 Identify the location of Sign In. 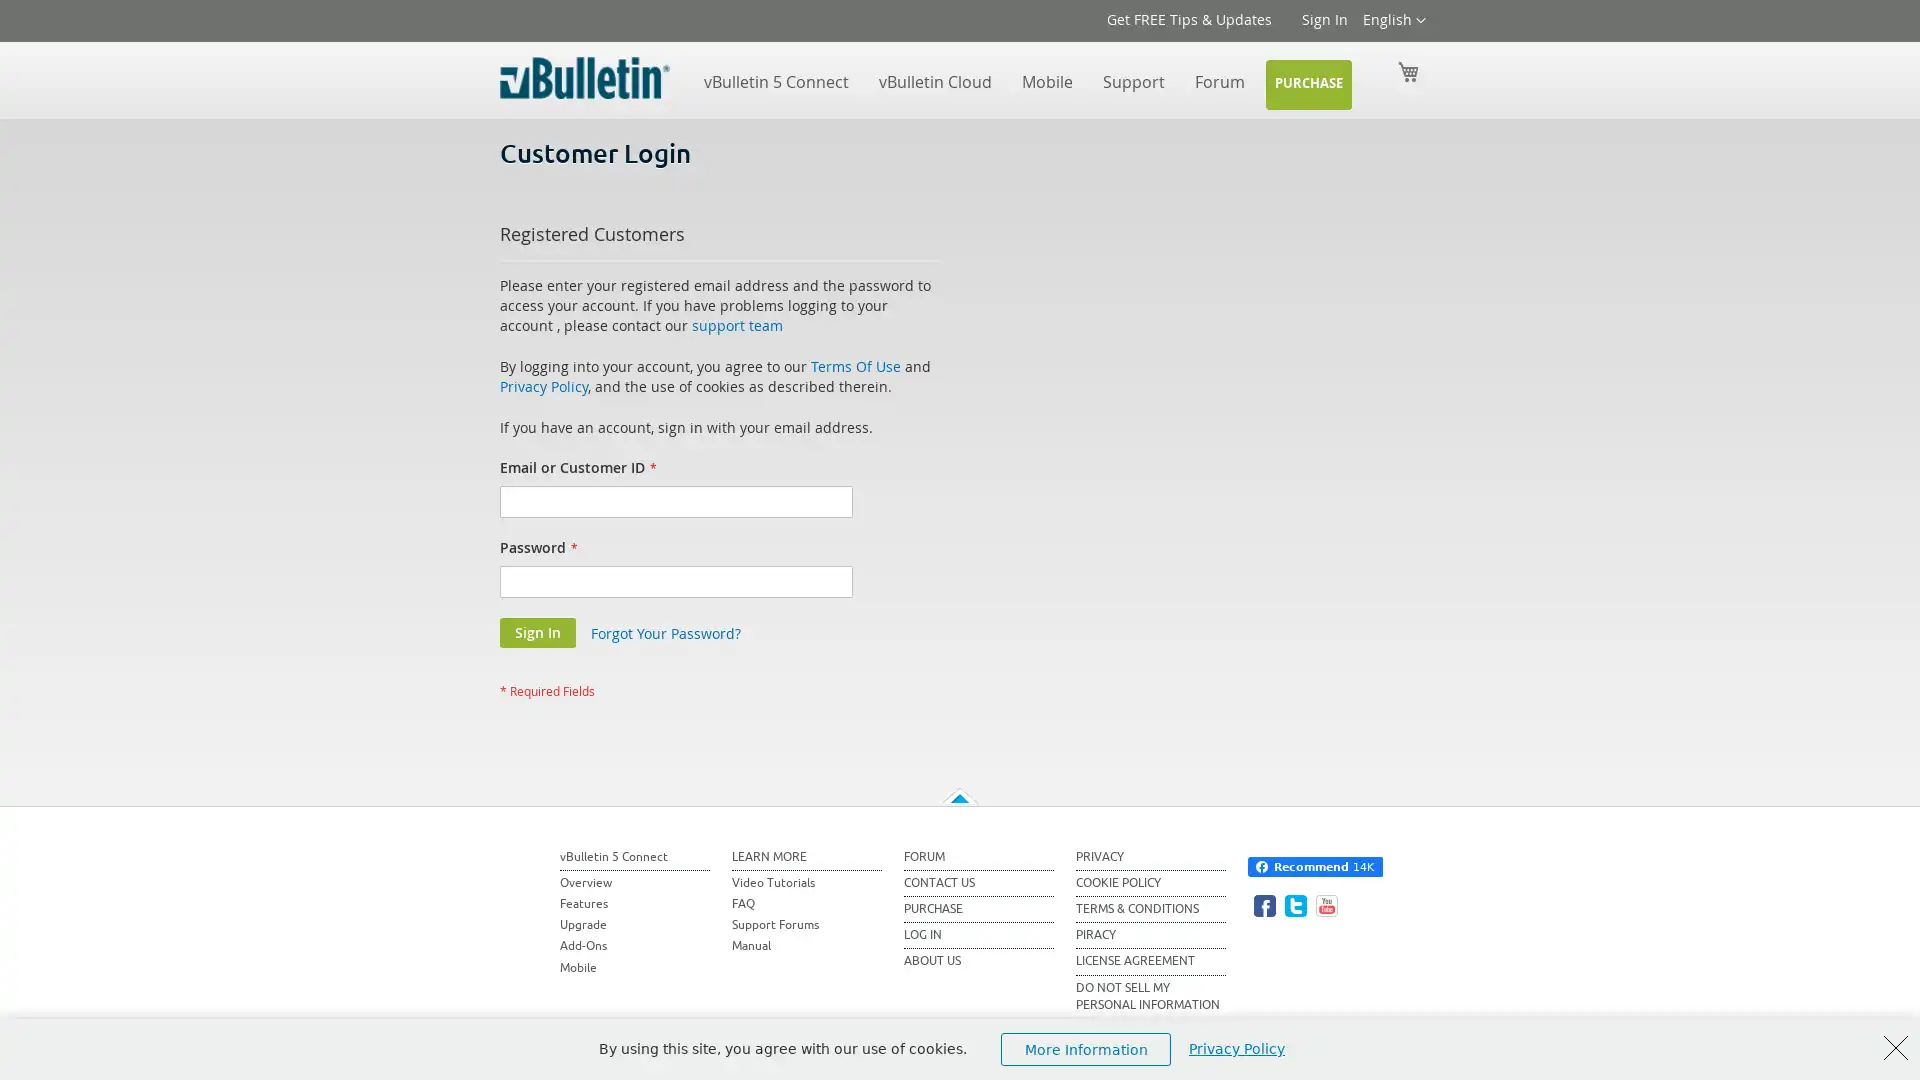
(537, 632).